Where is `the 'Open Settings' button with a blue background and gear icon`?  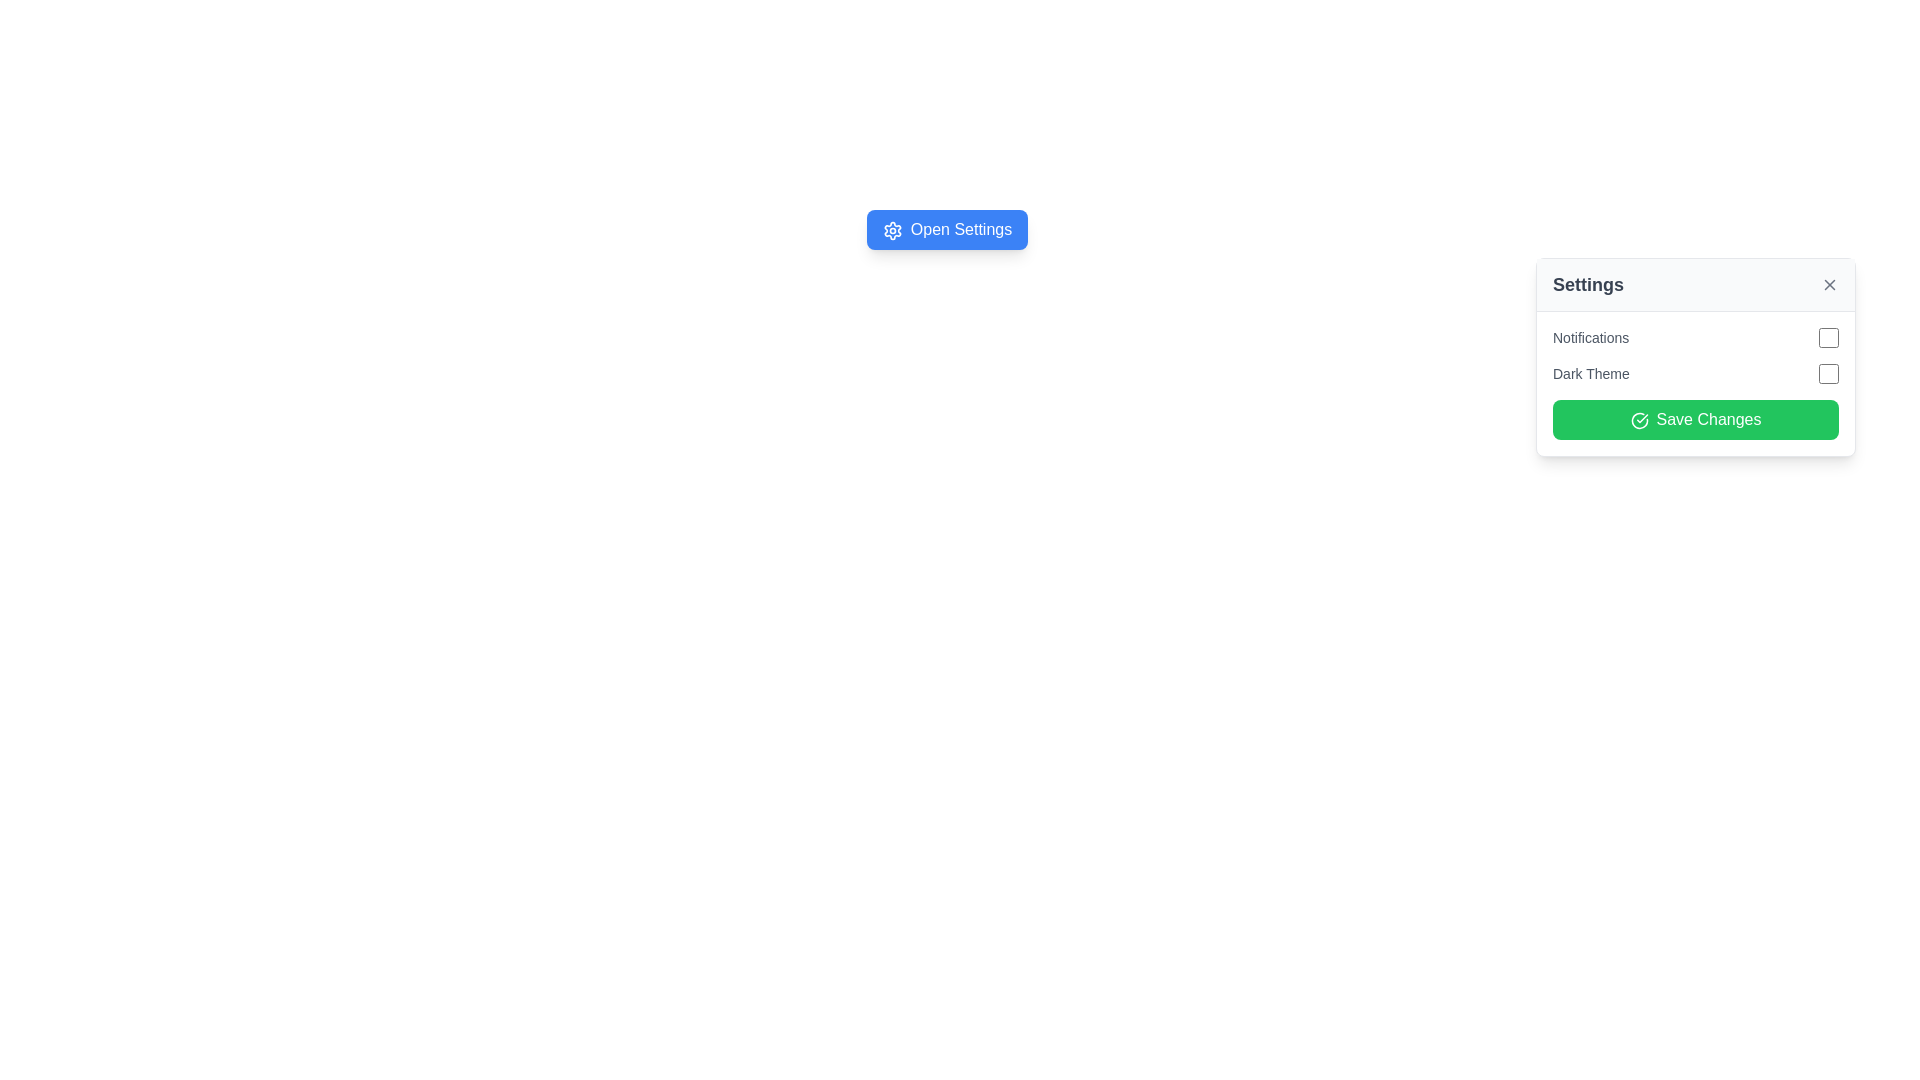
the 'Open Settings' button with a blue background and gear icon is located at coordinates (946, 229).